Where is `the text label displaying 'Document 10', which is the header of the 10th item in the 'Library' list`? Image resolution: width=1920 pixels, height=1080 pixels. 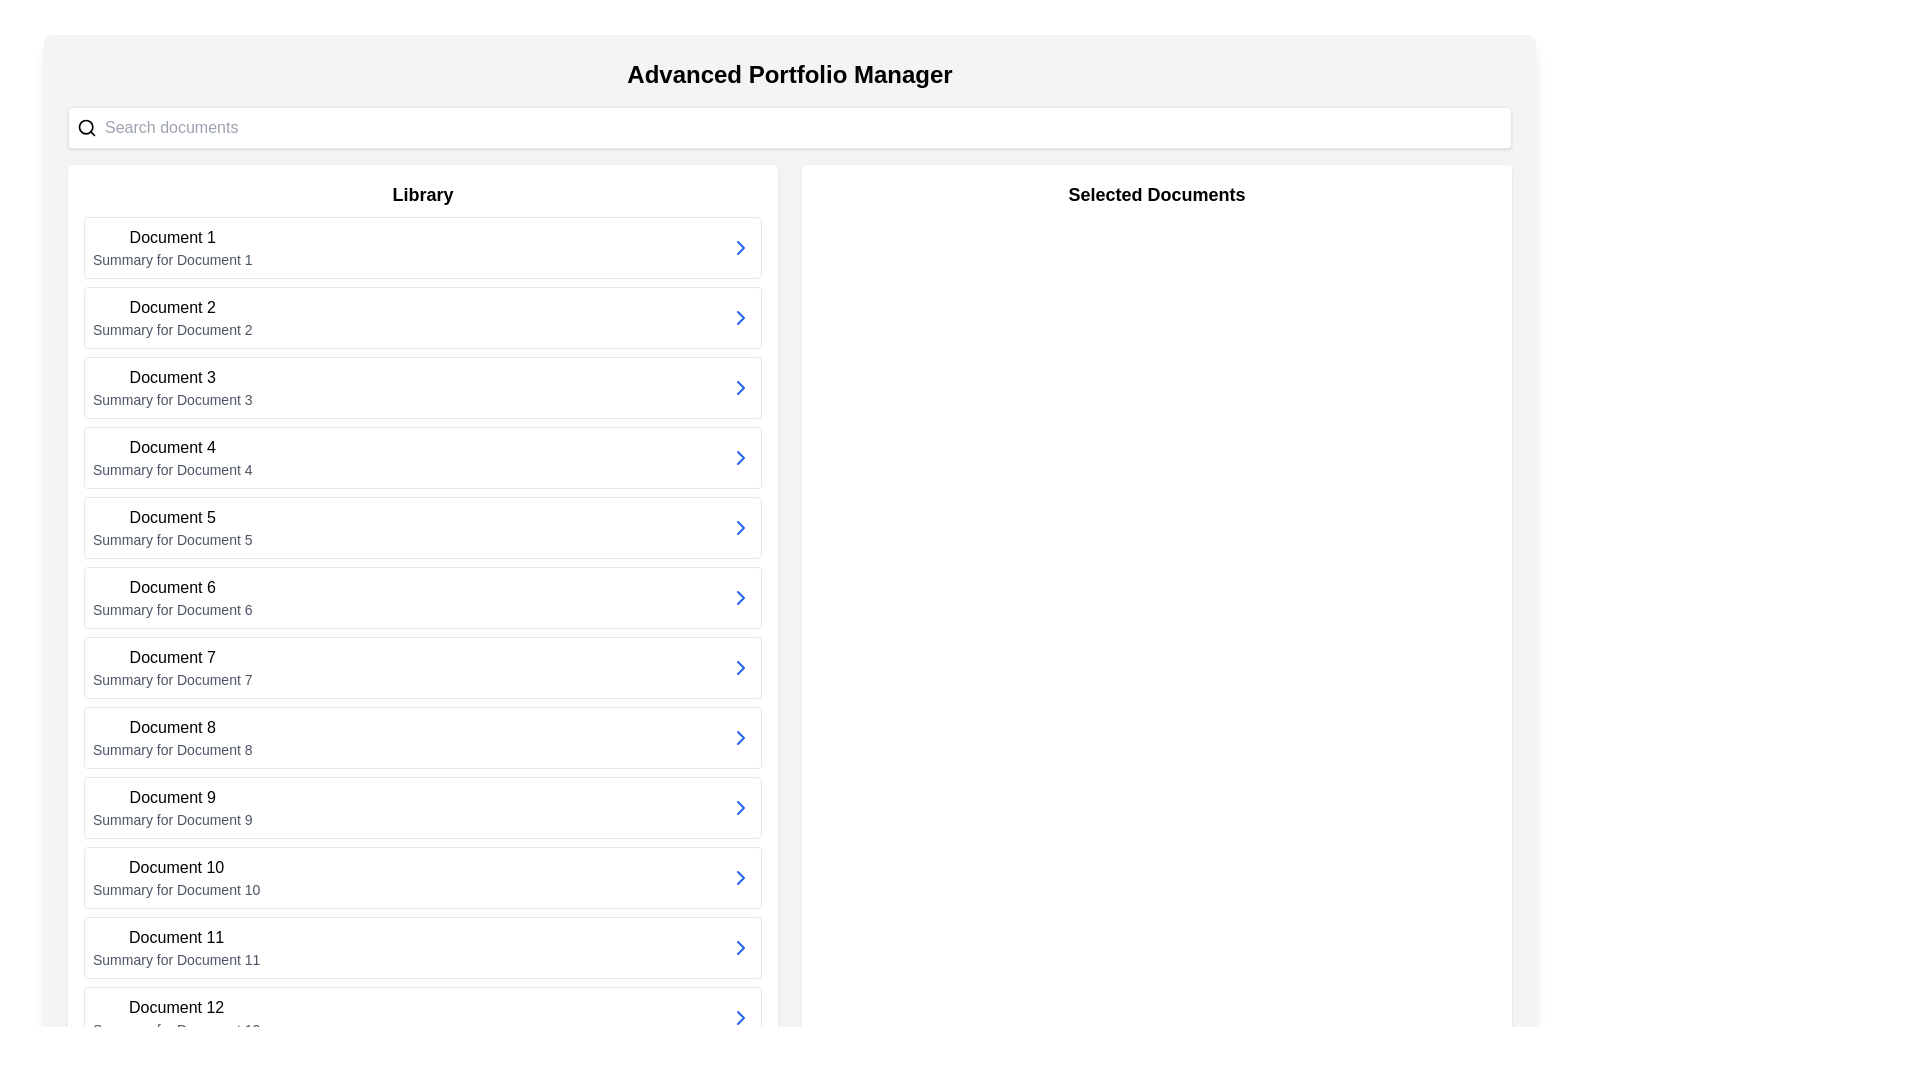 the text label displaying 'Document 10', which is the header of the 10th item in the 'Library' list is located at coordinates (176, 866).